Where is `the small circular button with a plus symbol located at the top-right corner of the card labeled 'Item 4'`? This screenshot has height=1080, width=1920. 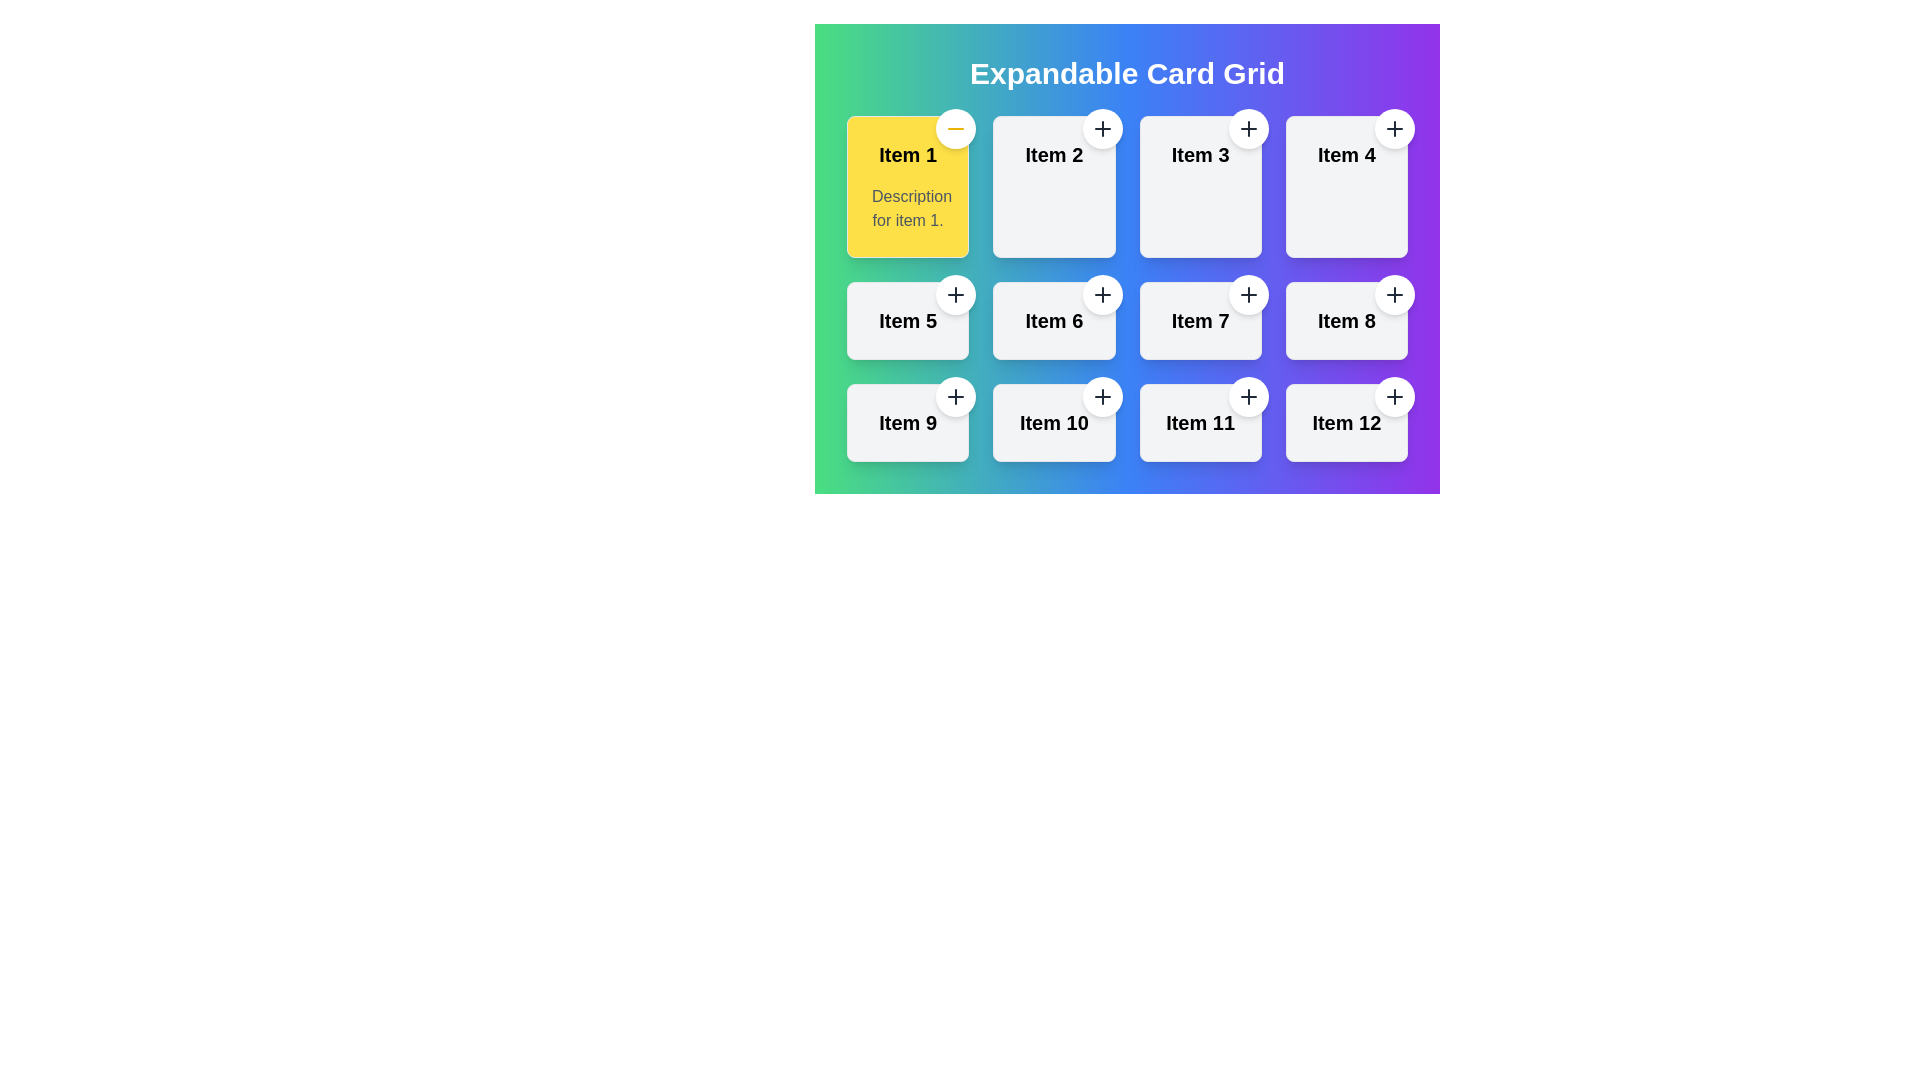 the small circular button with a plus symbol located at the top-right corner of the card labeled 'Item 4' is located at coordinates (1394, 128).